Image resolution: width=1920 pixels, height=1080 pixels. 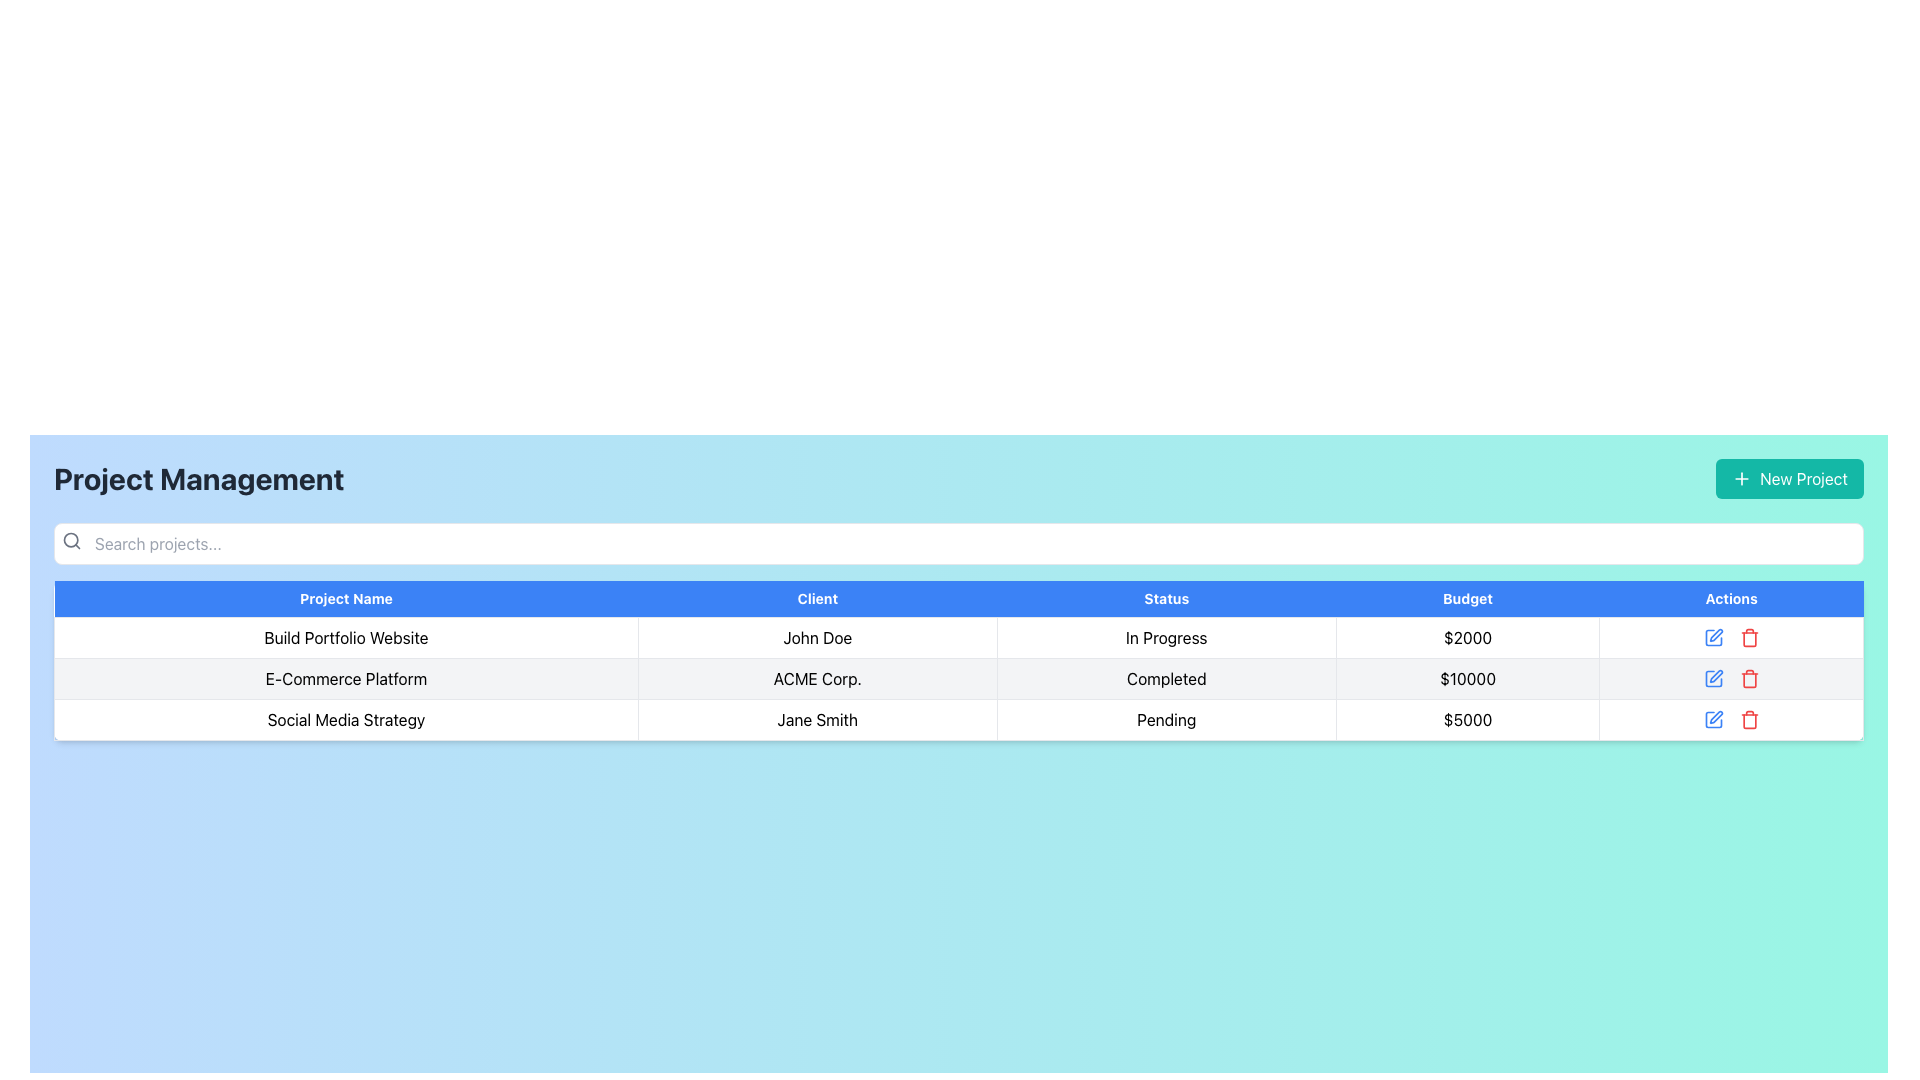 I want to click on the table cell containing the text 'Jane Smith' in the 'Client' column of the project management interface, so click(x=817, y=720).